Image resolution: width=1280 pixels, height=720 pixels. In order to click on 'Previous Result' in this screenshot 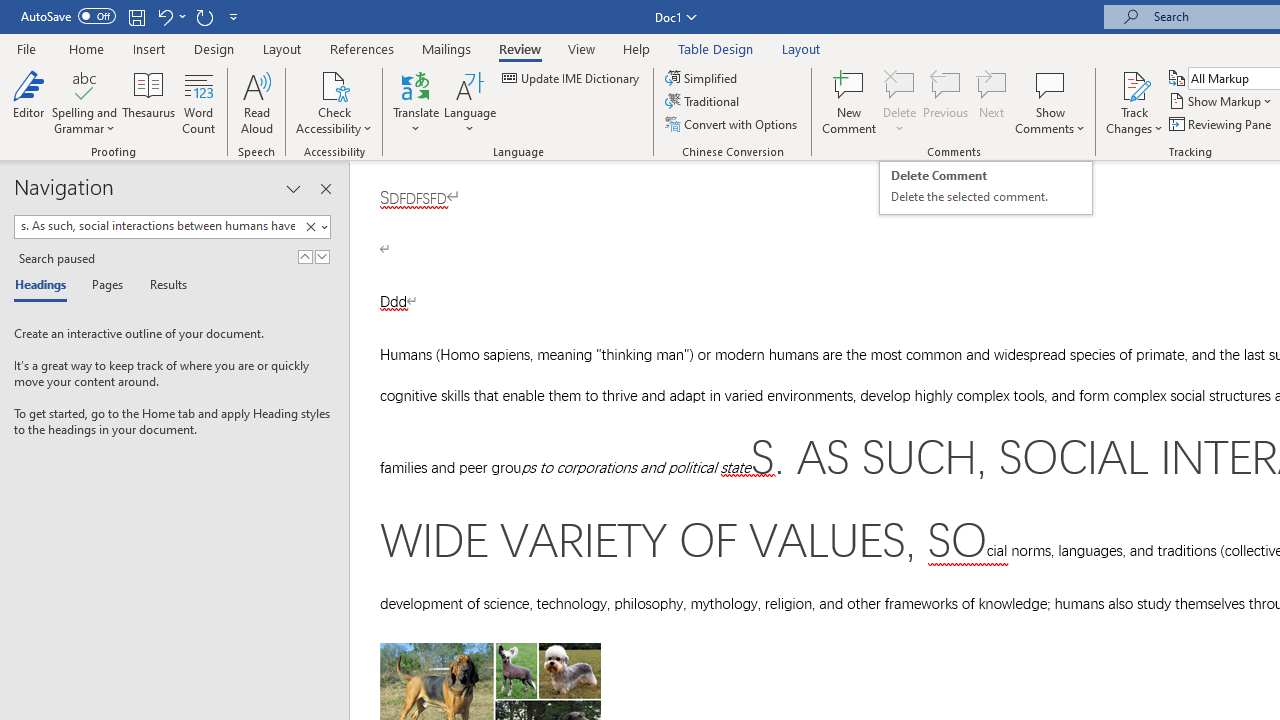, I will do `click(304, 256)`.